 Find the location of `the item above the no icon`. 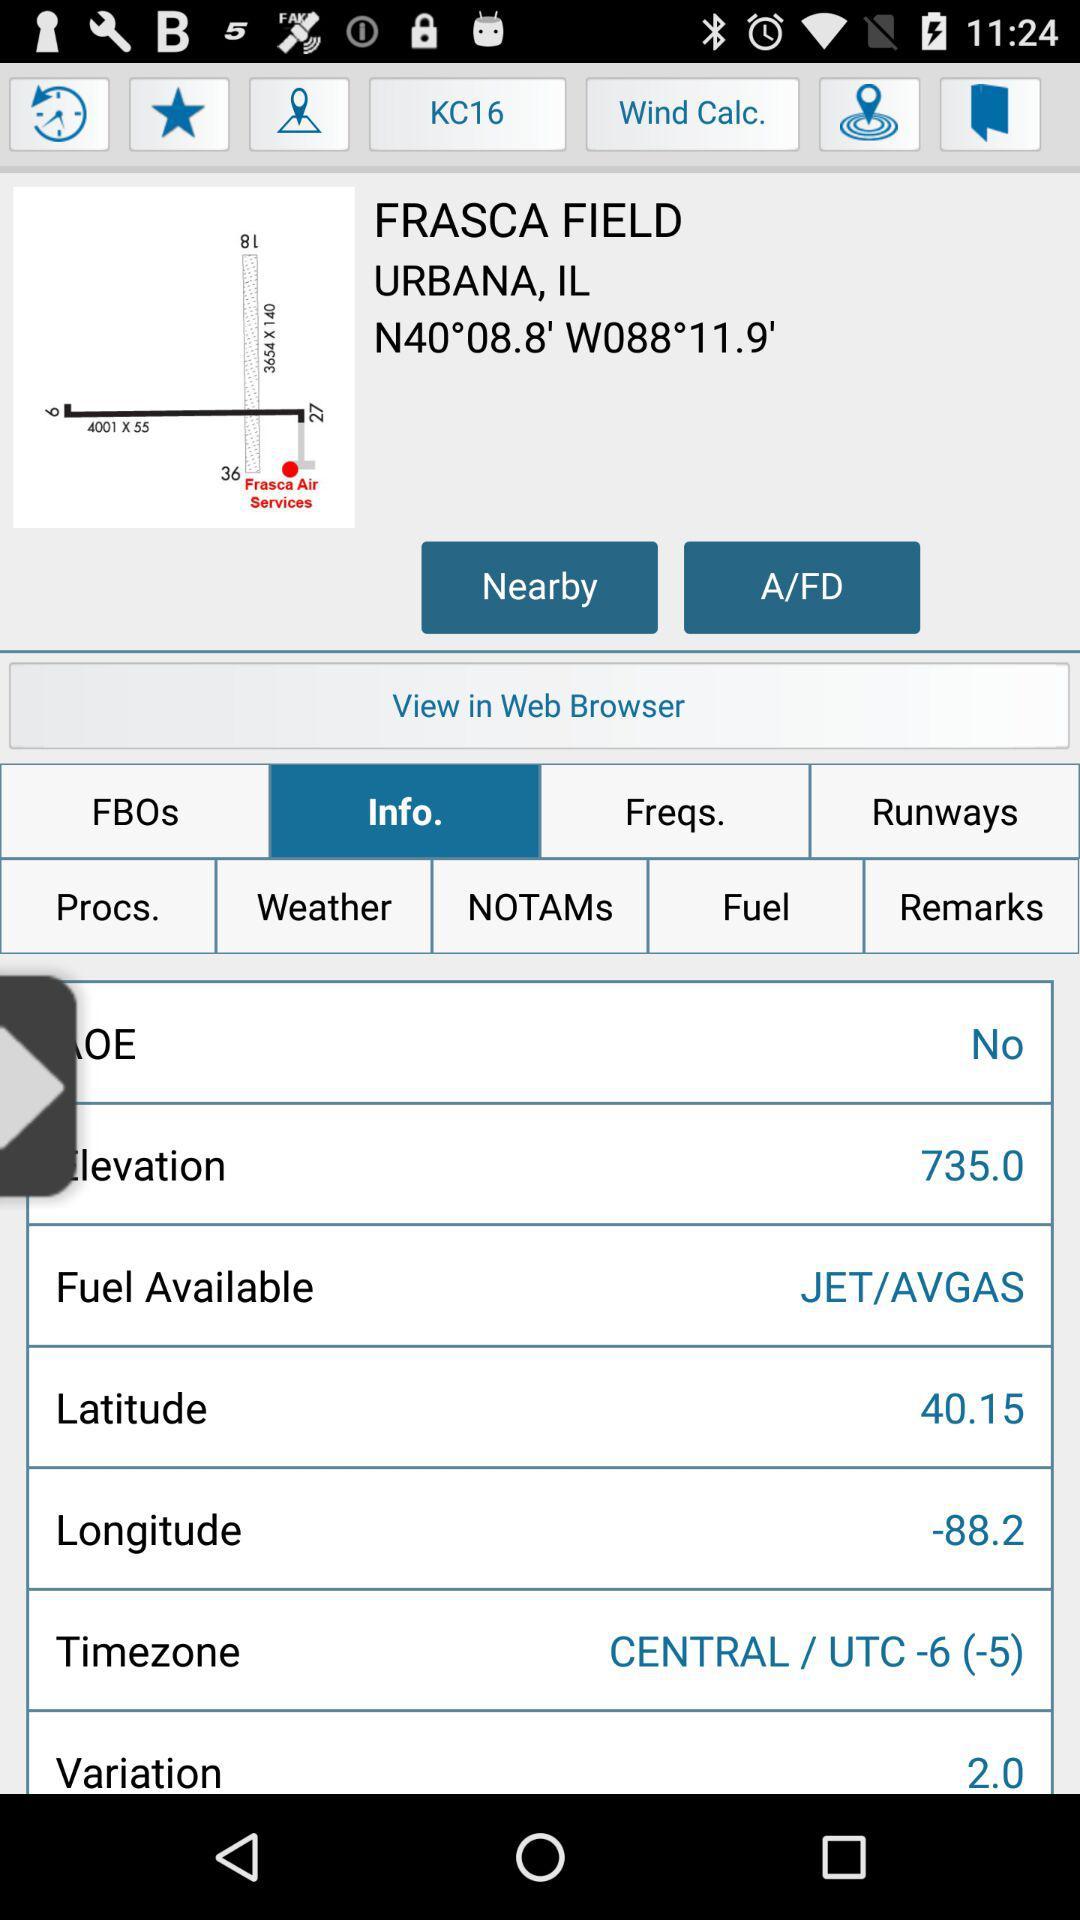

the item above the no icon is located at coordinates (540, 905).